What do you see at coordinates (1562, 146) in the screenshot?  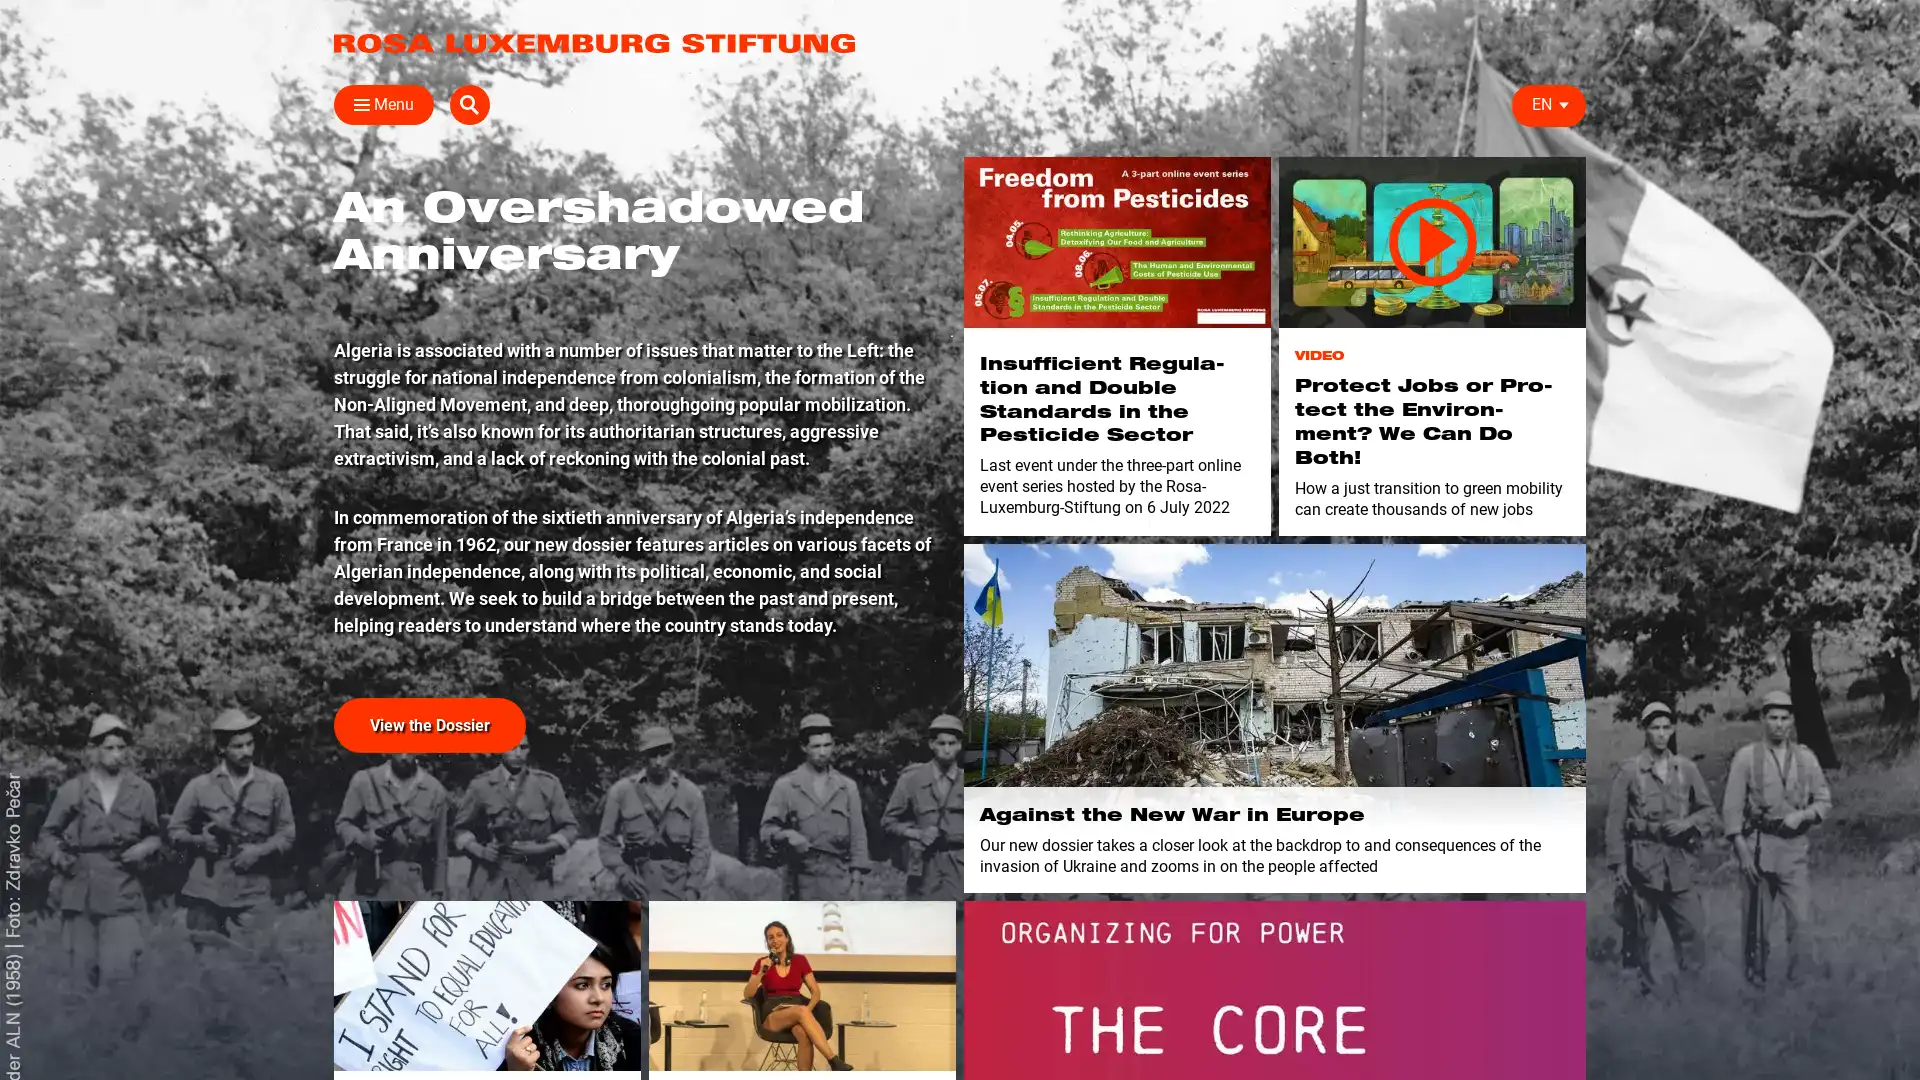 I see `Close` at bounding box center [1562, 146].